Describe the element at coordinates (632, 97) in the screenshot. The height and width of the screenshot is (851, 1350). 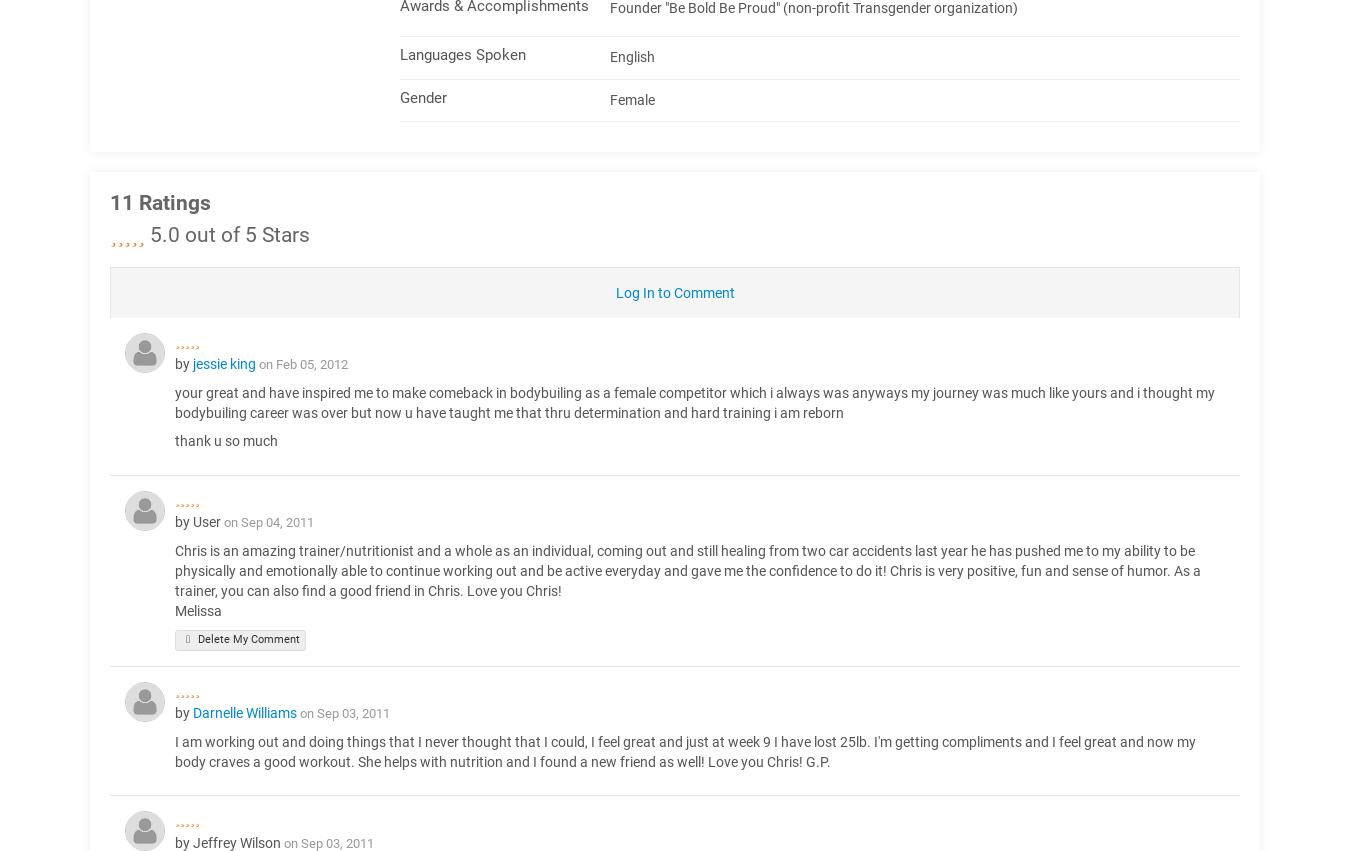
I see `'Female'` at that location.